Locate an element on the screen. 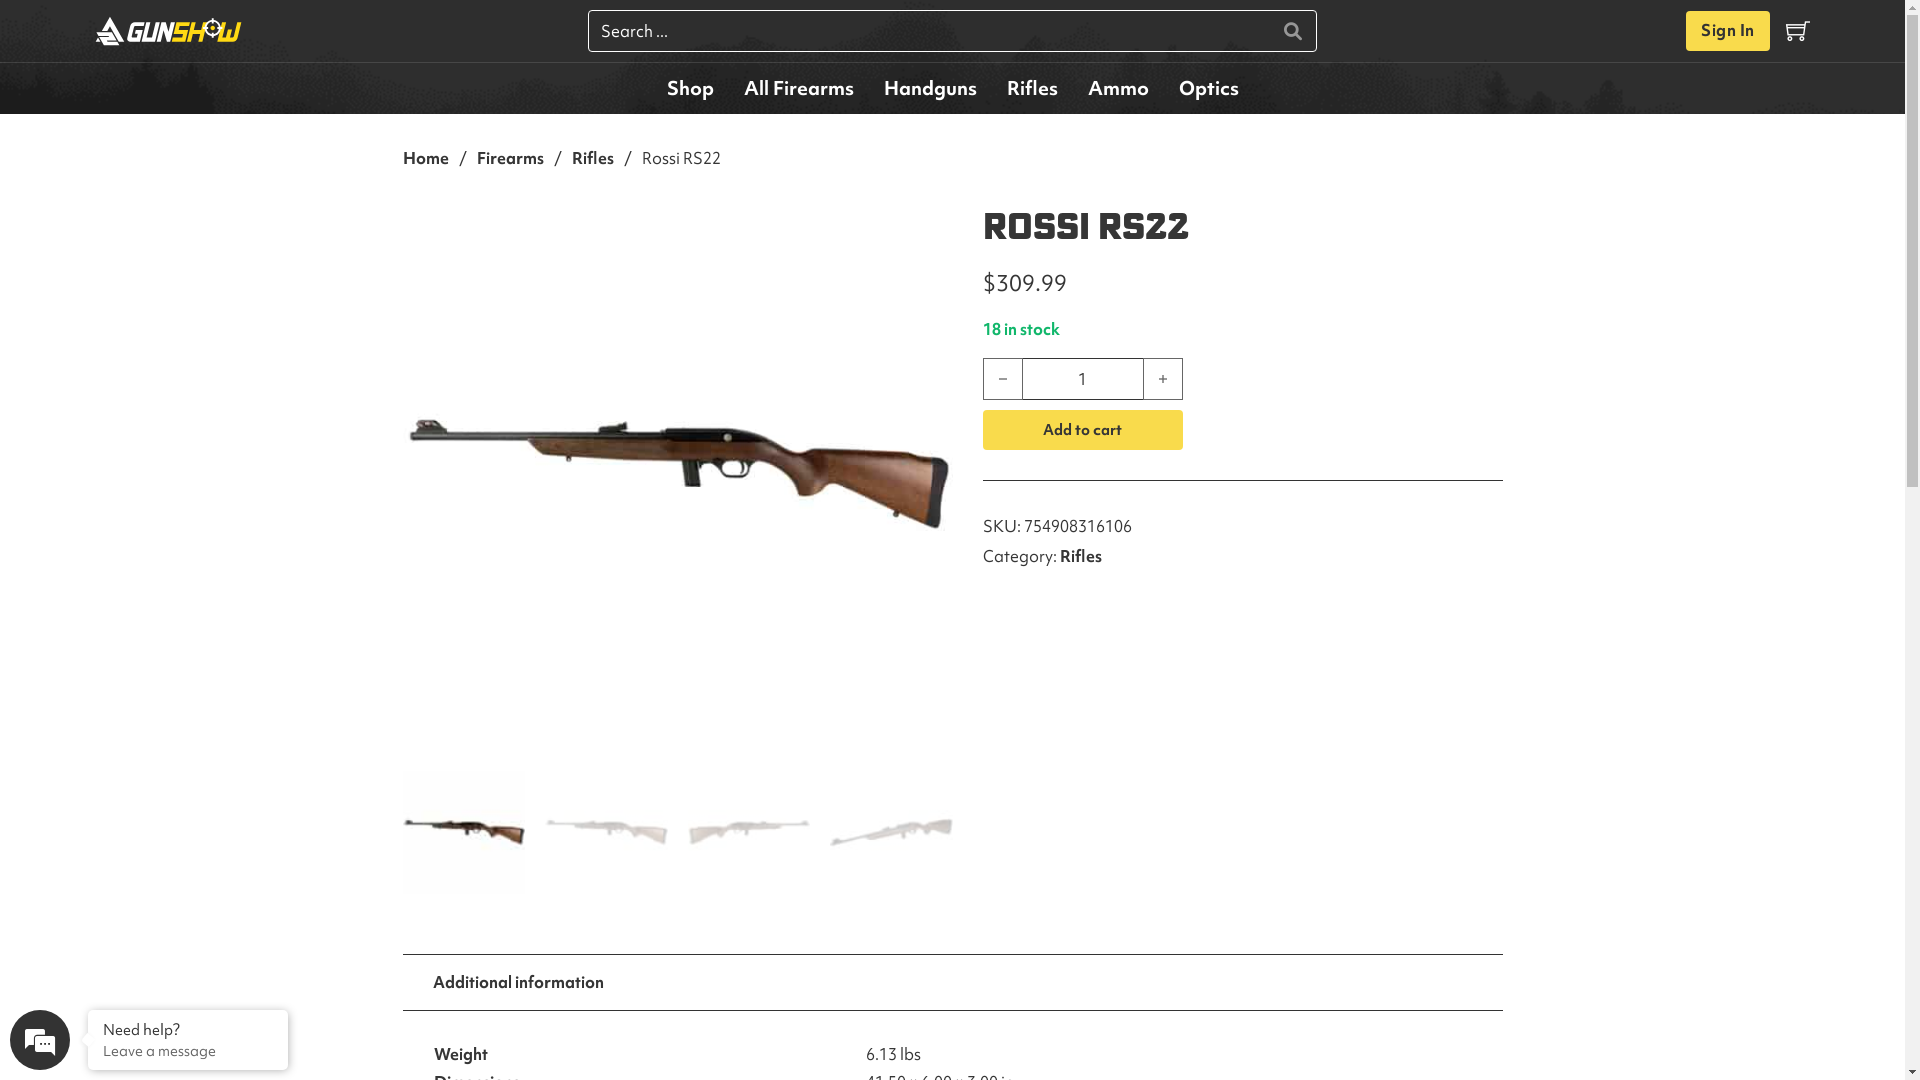 This screenshot has width=1920, height=1080. 'Handguns' is located at coordinates (928, 87).